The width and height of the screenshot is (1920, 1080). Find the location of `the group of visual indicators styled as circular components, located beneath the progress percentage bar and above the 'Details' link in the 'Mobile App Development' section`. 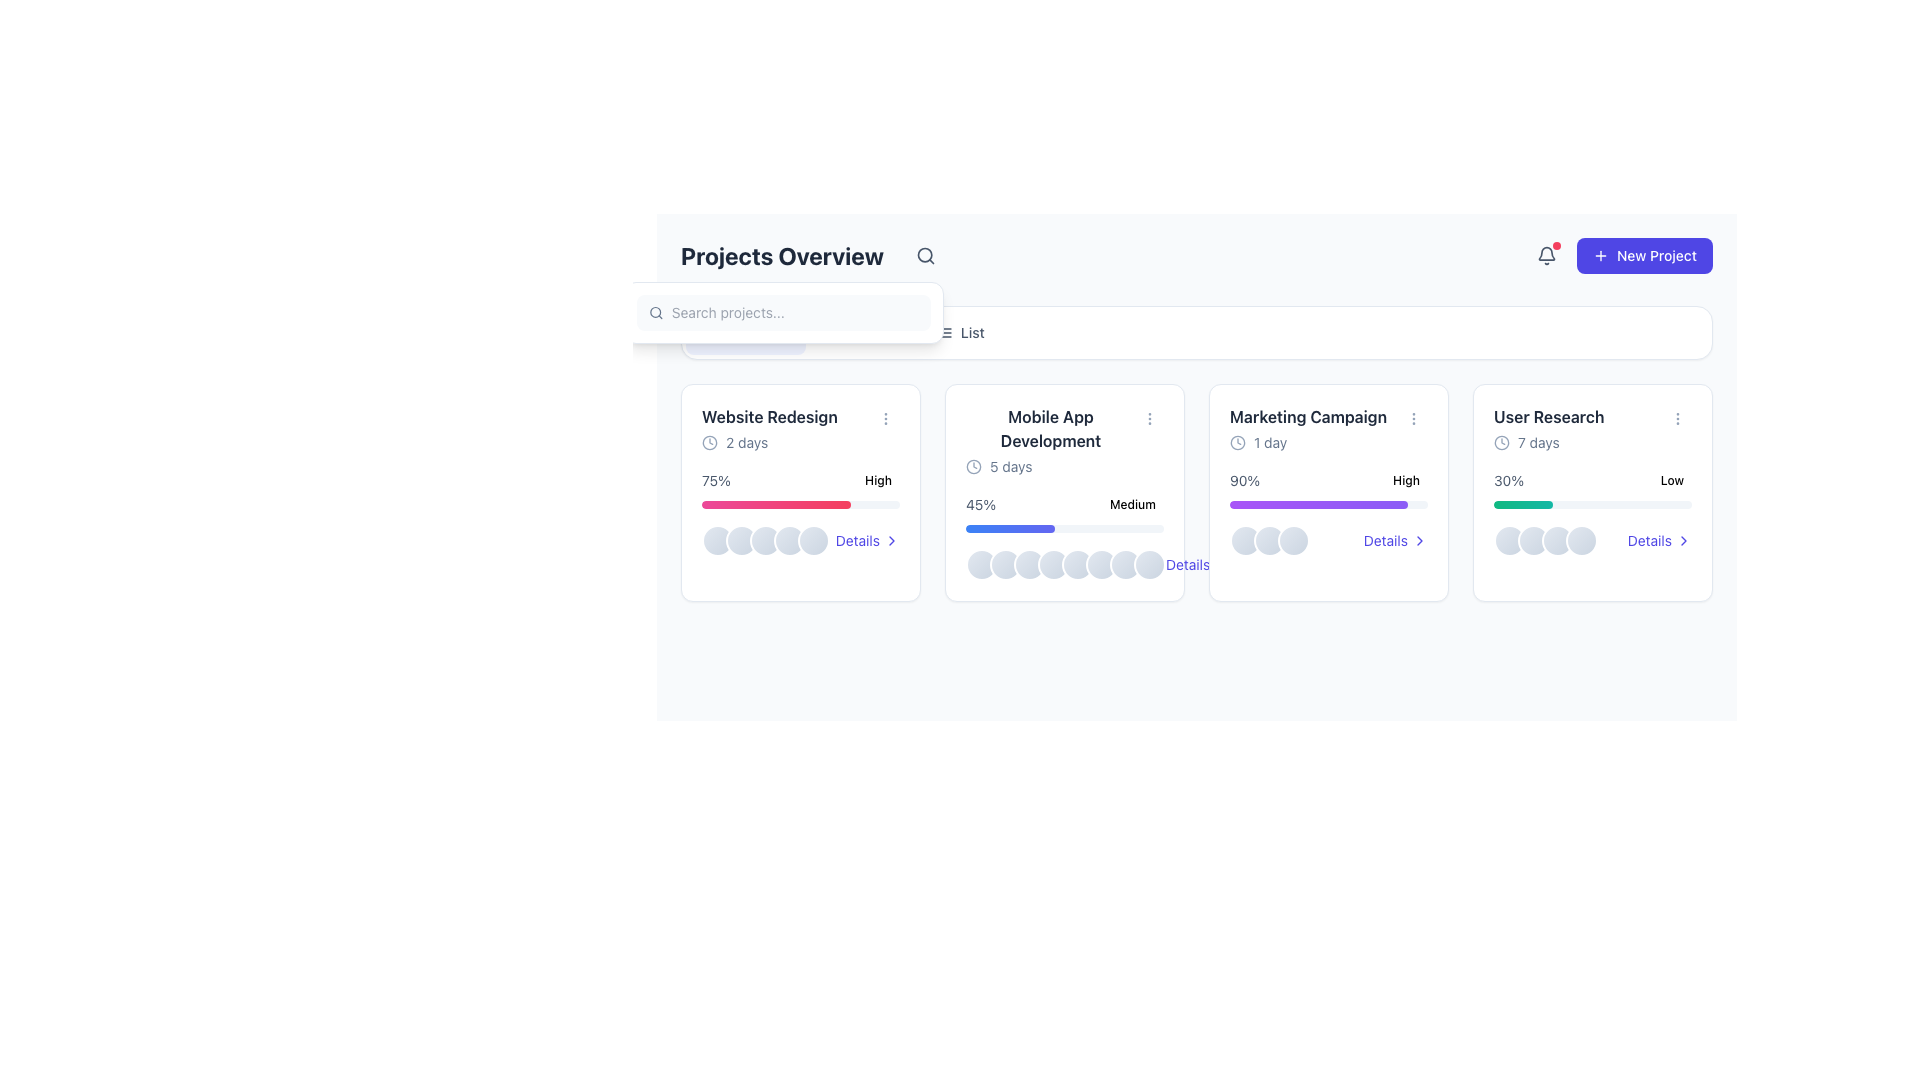

the group of visual indicators styled as circular components, located beneath the progress percentage bar and above the 'Details' link in the 'Mobile App Development' section is located at coordinates (1064, 564).